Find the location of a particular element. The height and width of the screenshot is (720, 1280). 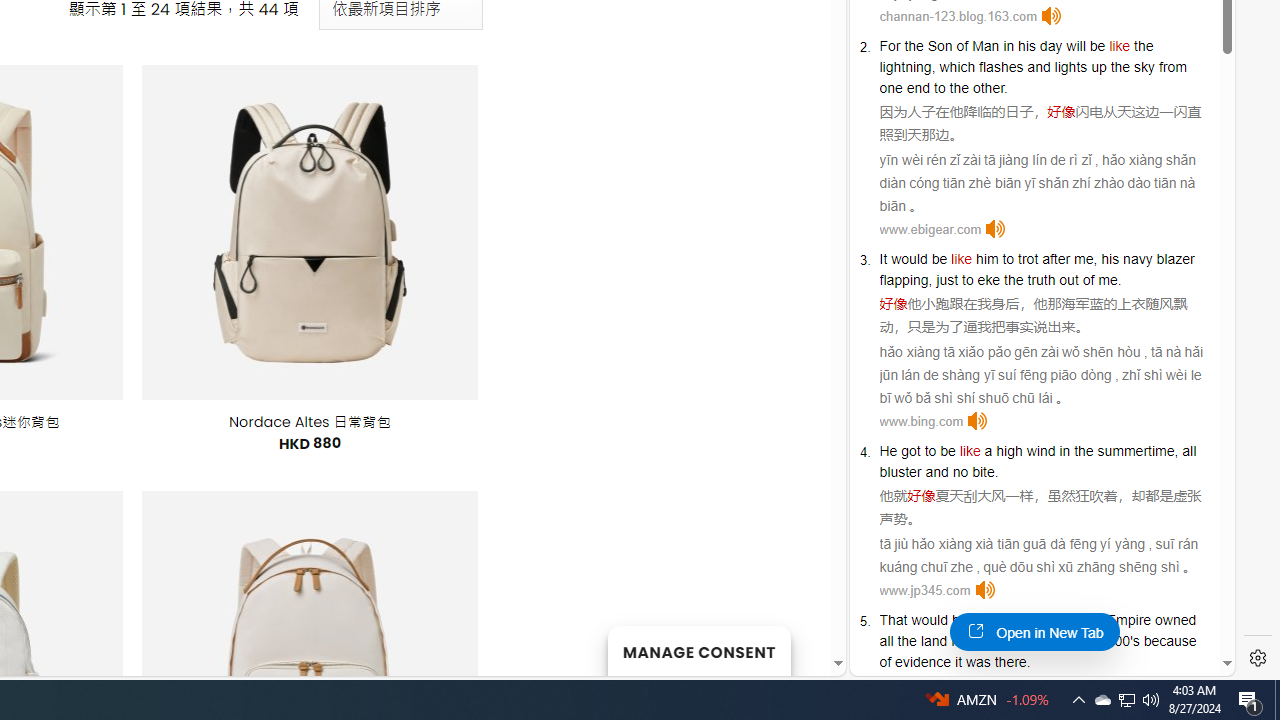

'a' is located at coordinates (988, 451).